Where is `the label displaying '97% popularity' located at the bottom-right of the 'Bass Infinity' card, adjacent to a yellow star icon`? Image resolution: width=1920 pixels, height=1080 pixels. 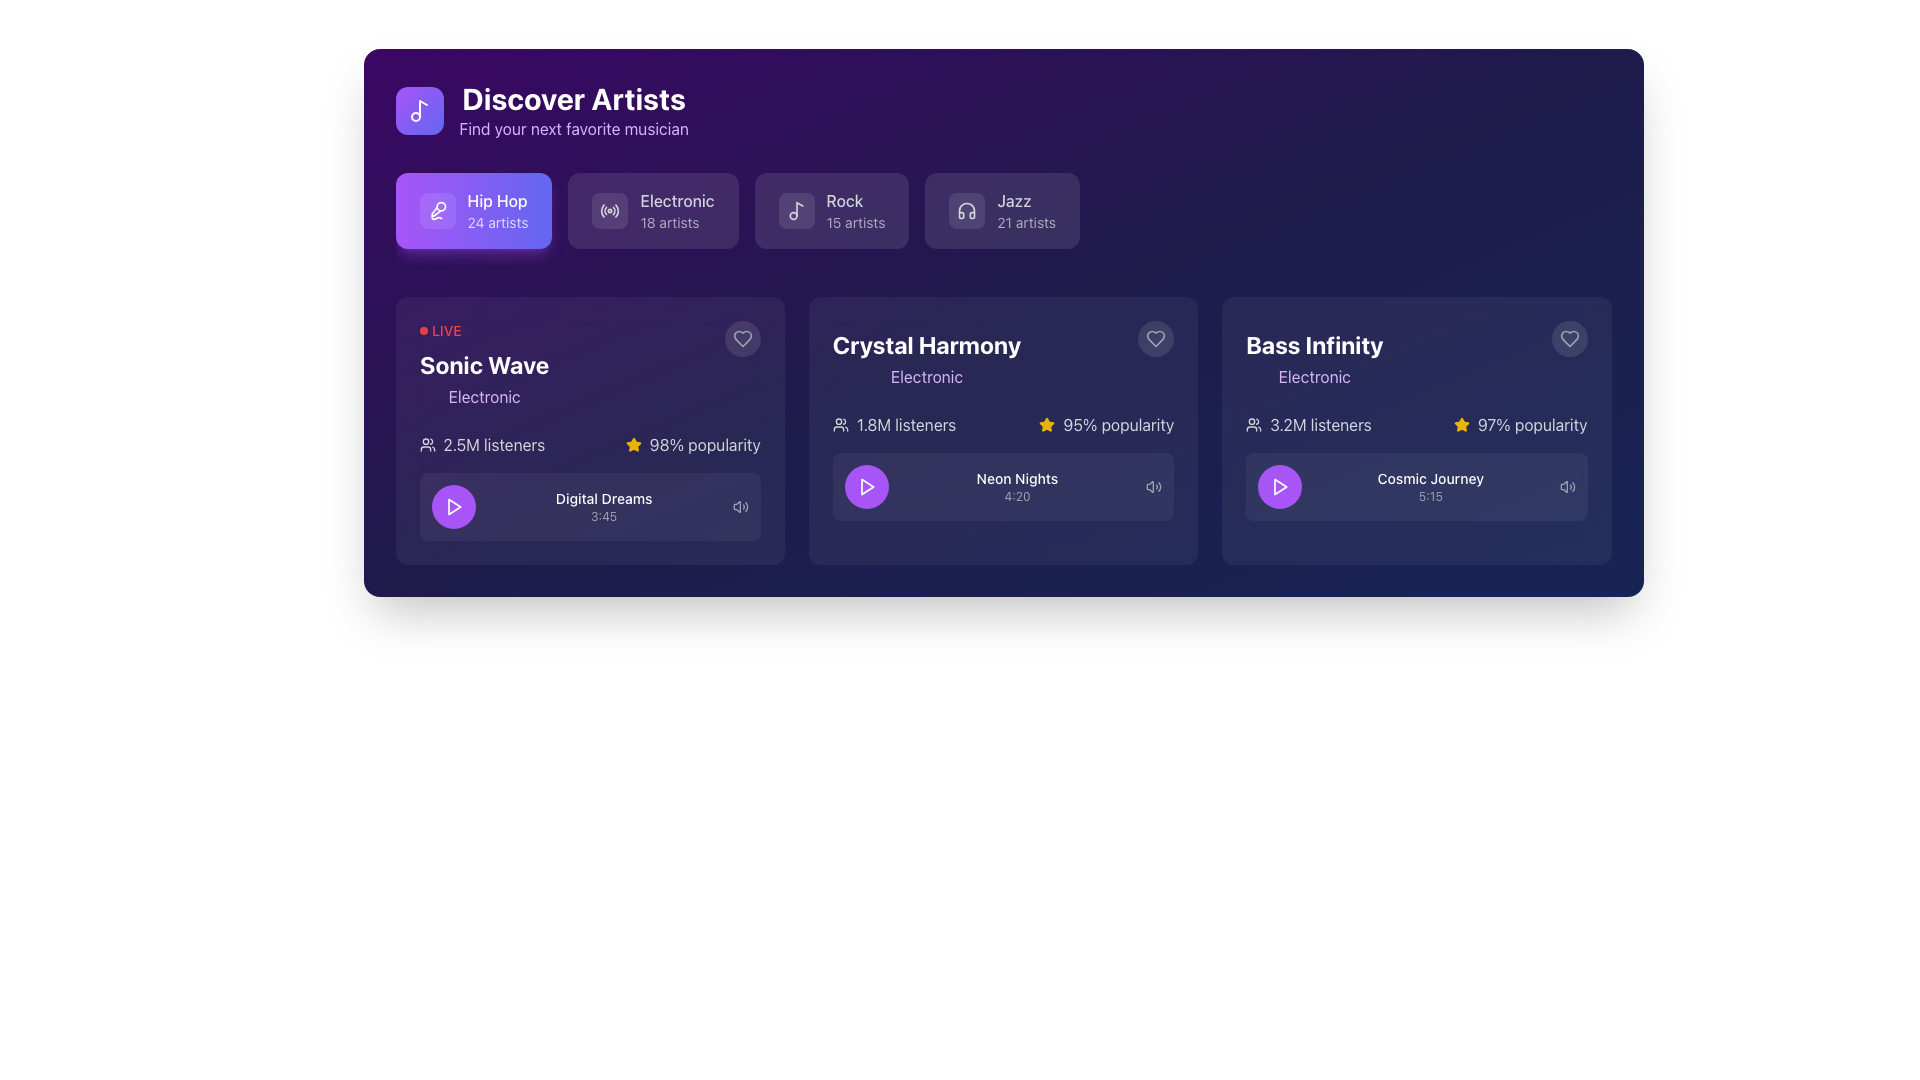 the label displaying '97% popularity' located at the bottom-right of the 'Bass Infinity' card, adjacent to a yellow star icon is located at coordinates (1531, 423).